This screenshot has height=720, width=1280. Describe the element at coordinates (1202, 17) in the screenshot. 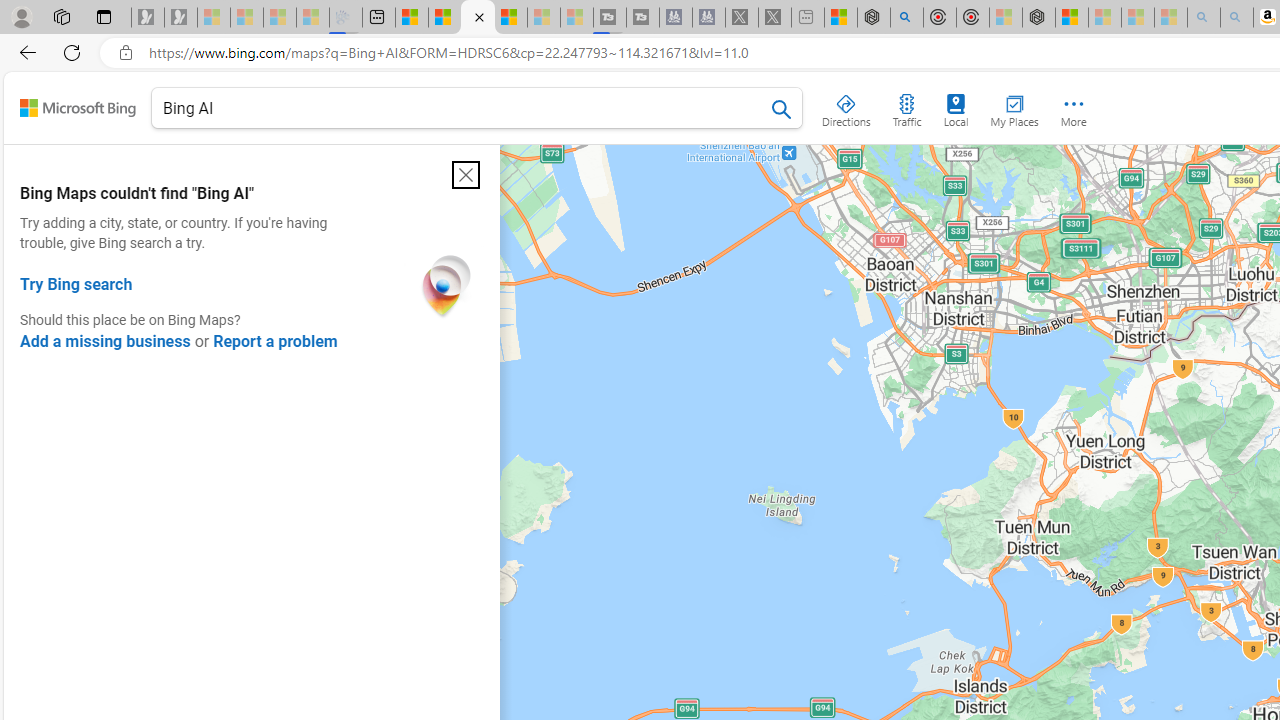

I see `'amazon - Search - Sleeping'` at that location.